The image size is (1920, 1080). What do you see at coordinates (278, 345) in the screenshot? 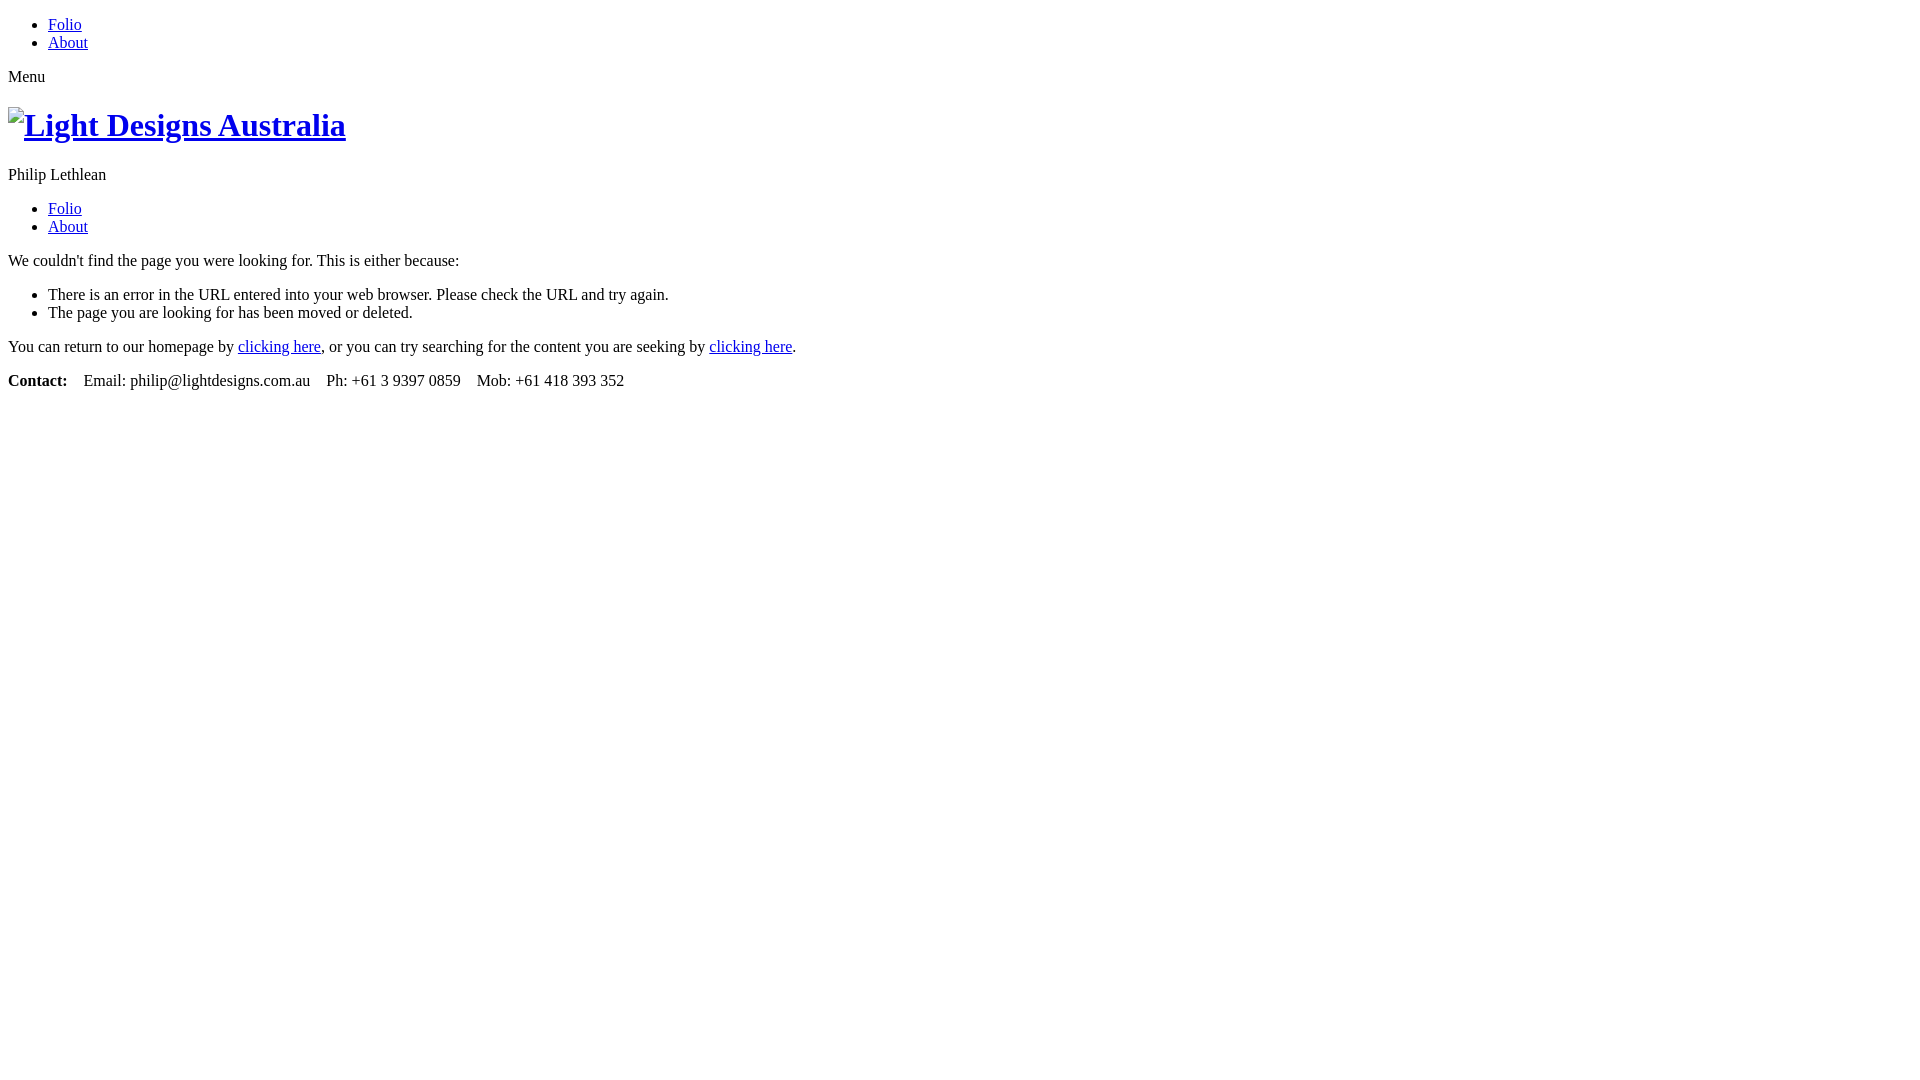
I see `'clicking here'` at bounding box center [278, 345].